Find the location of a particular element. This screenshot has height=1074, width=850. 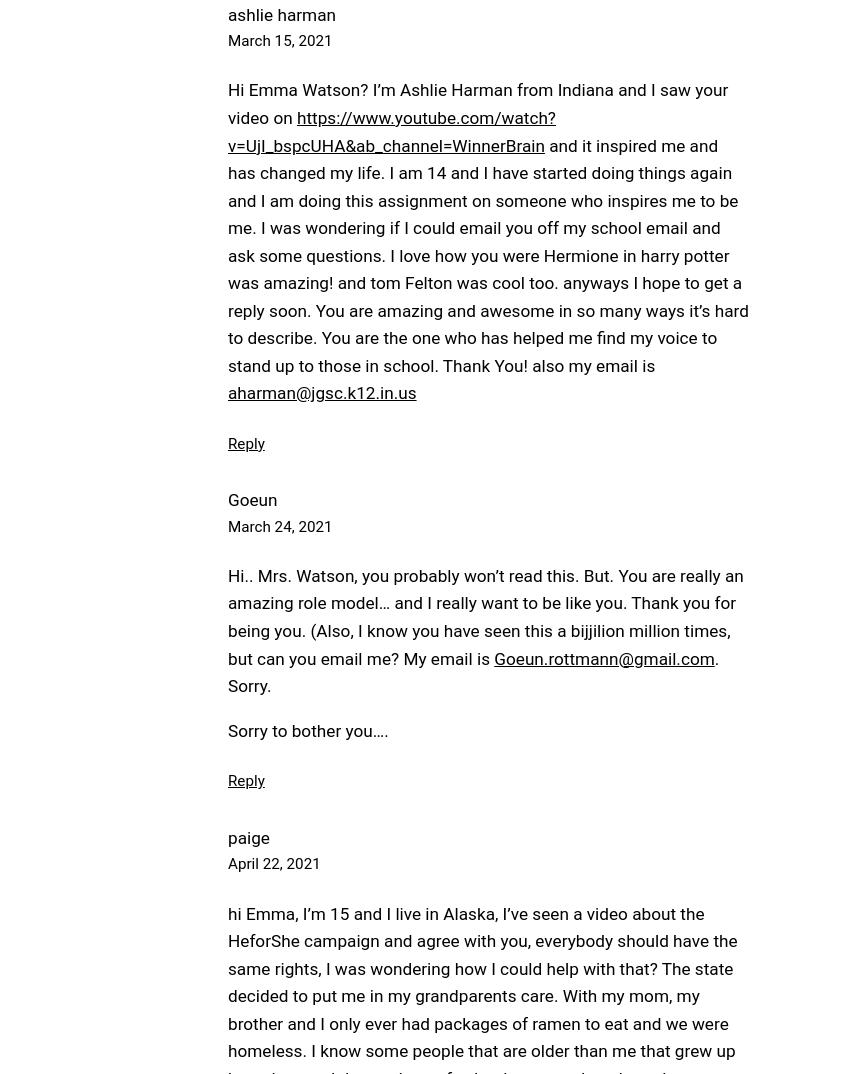

'Goeun.rottmann@gmail.com' is located at coordinates (603, 657).